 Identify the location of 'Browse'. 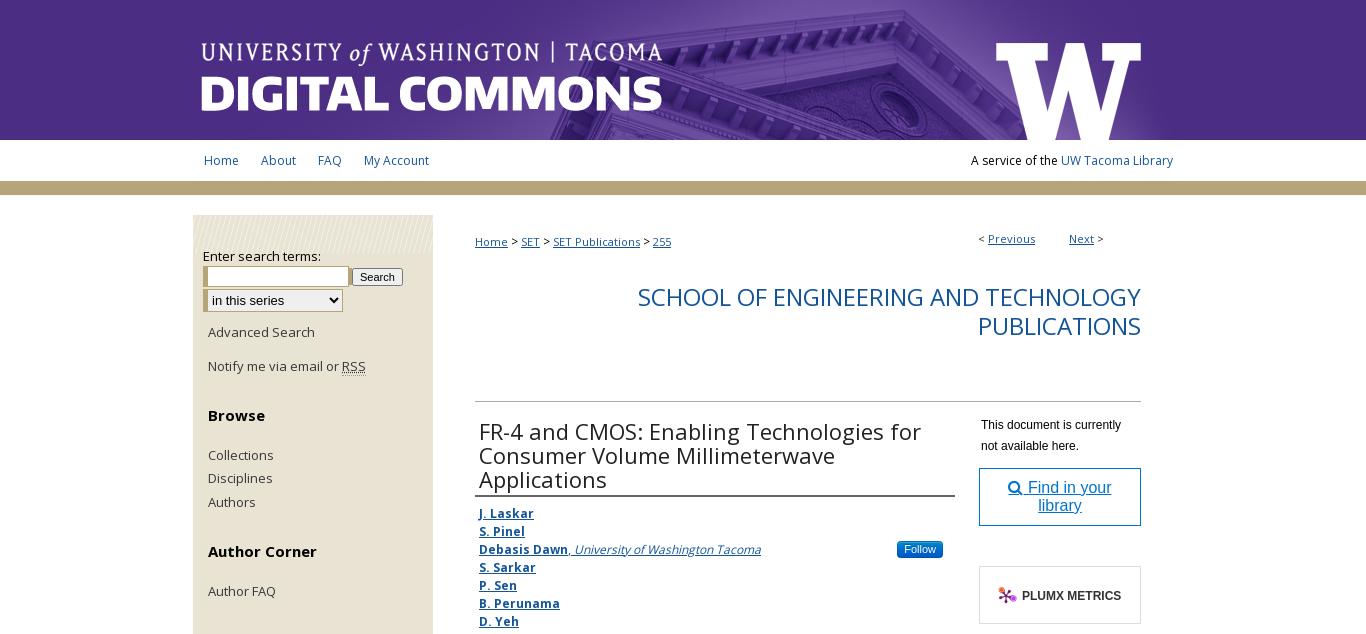
(236, 413).